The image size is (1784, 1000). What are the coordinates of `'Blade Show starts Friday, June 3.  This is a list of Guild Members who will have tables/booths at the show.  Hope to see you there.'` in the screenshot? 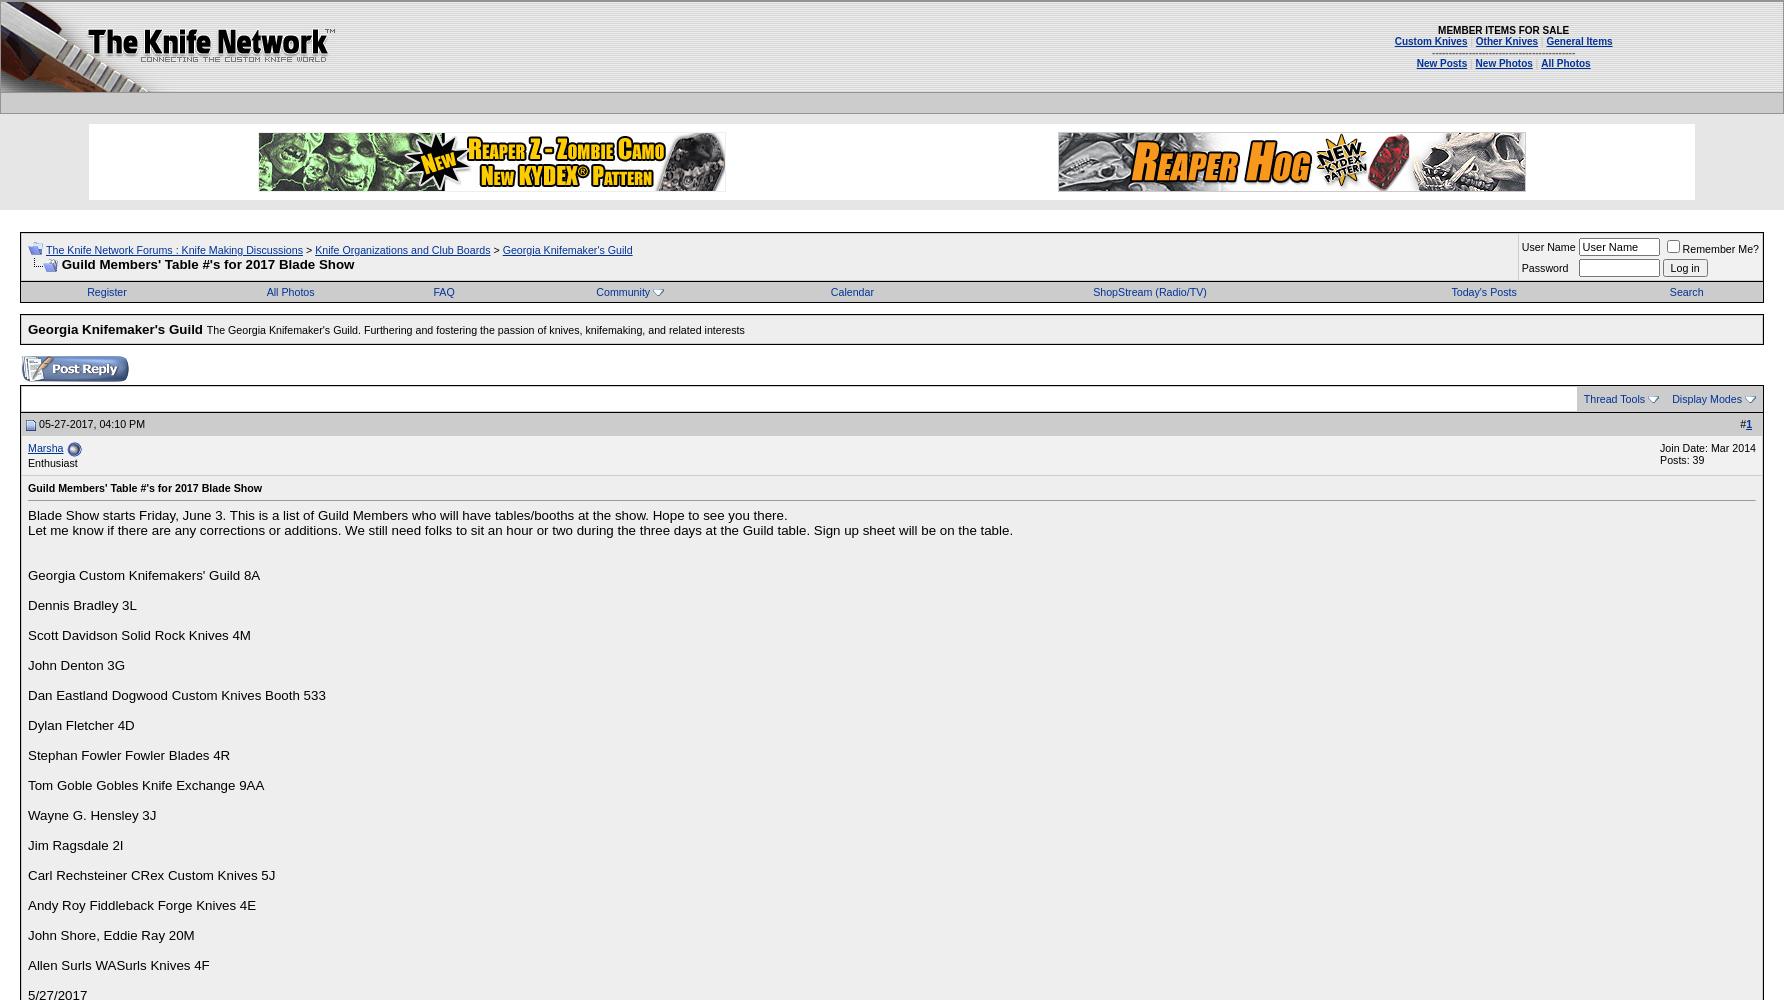 It's located at (406, 515).